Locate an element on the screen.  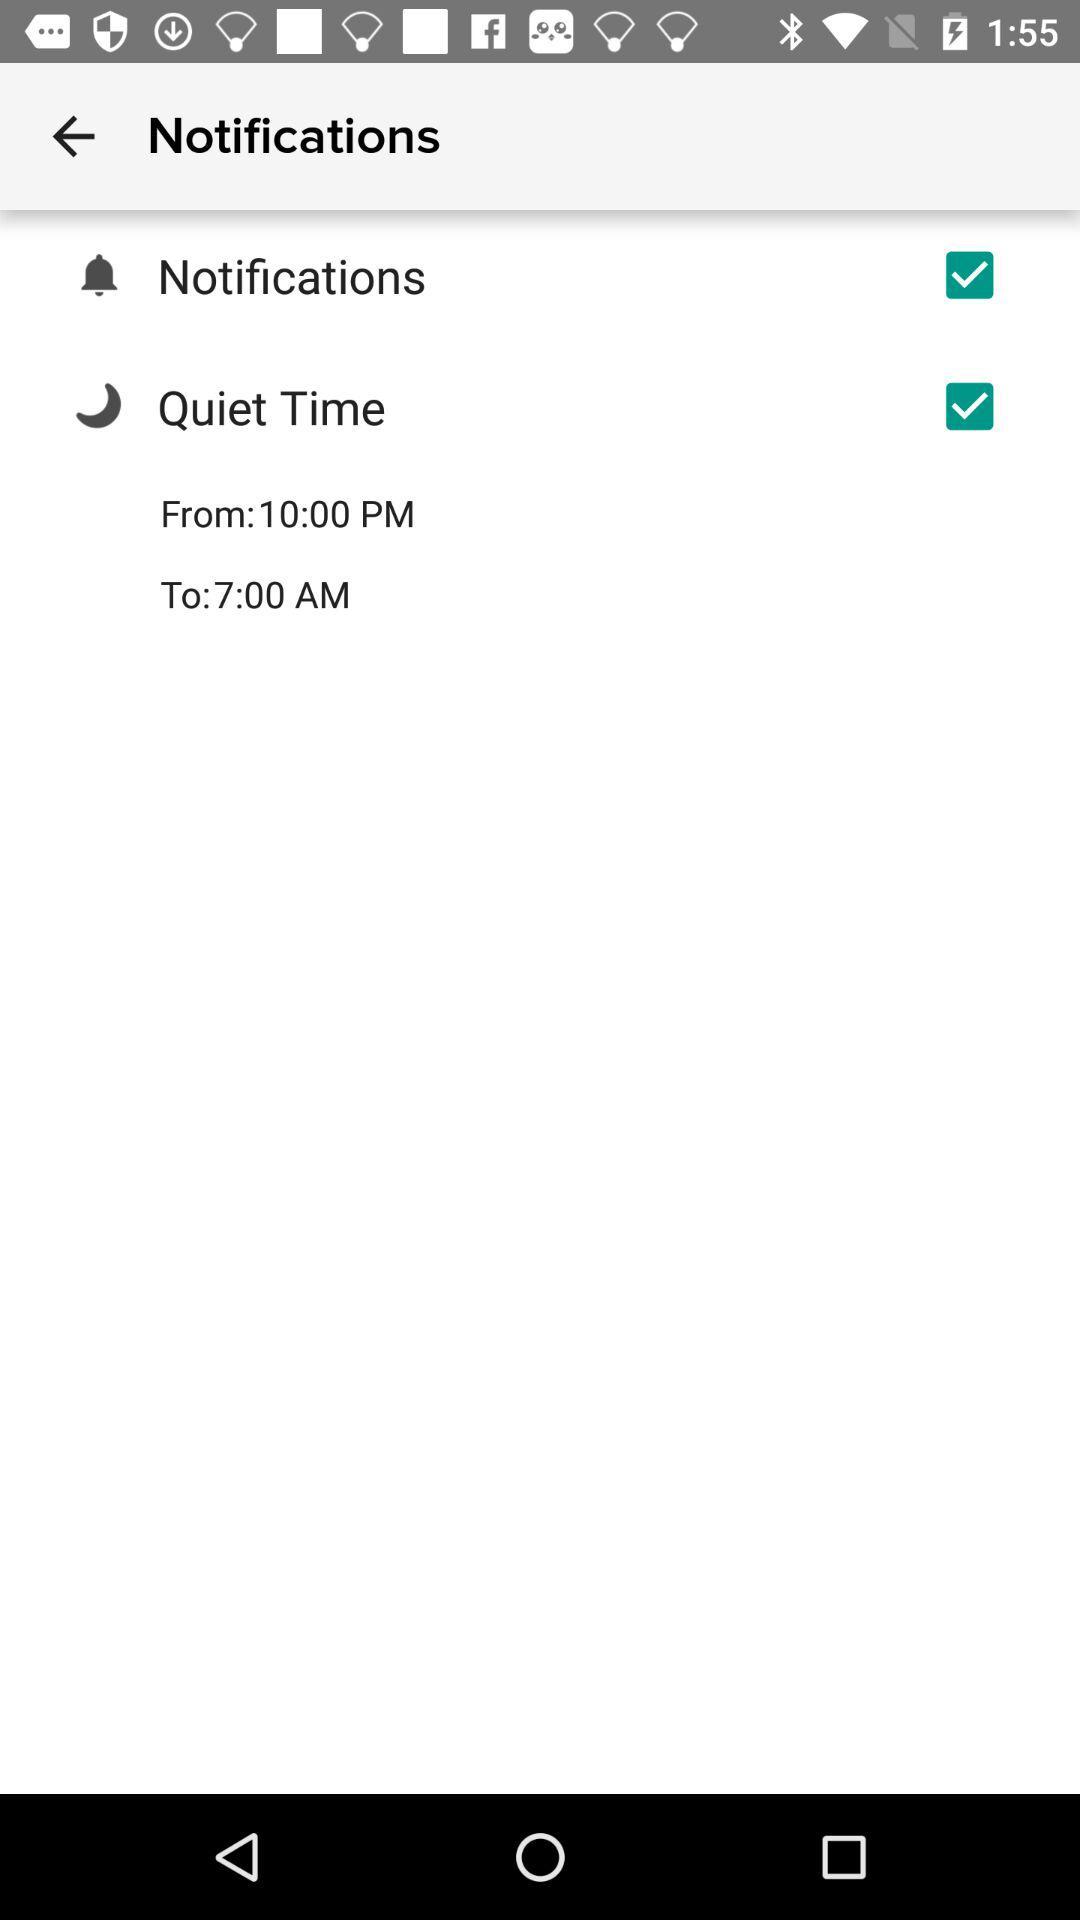
item next to notifications item is located at coordinates (72, 135).